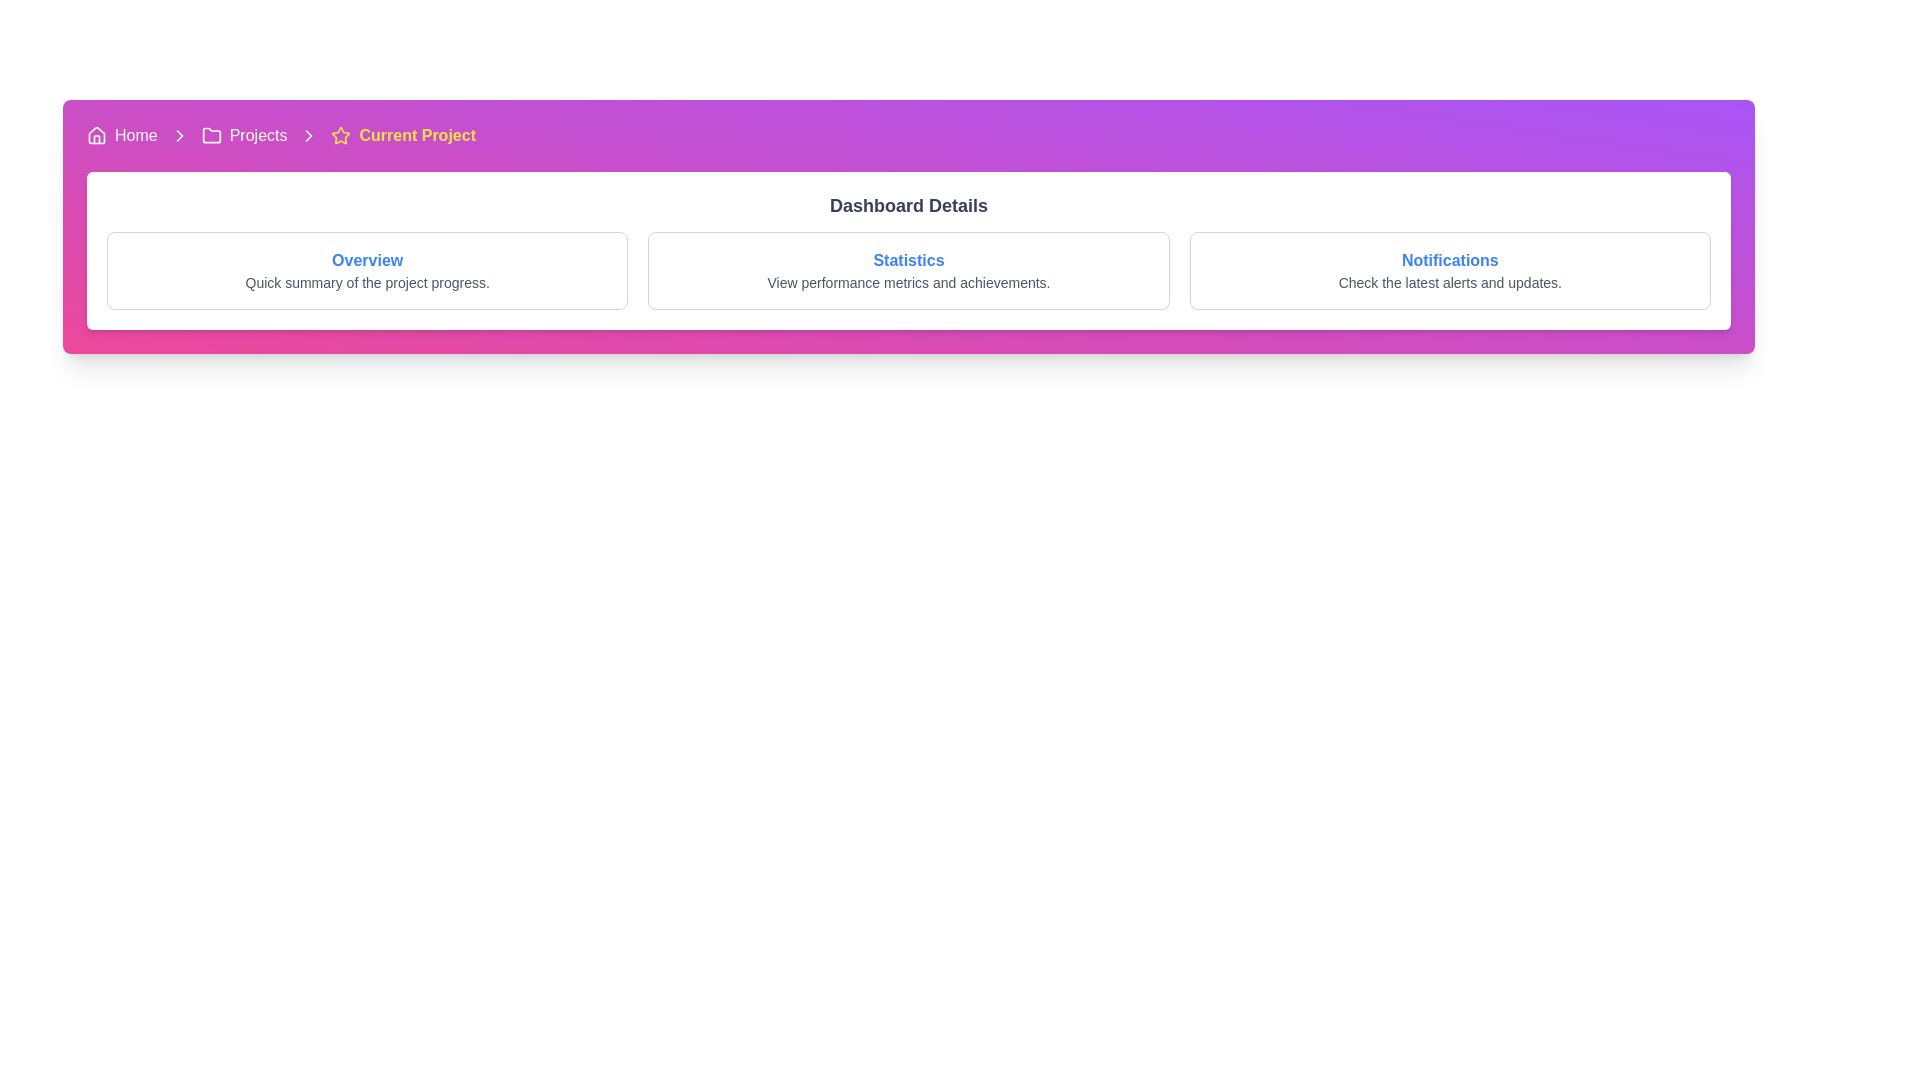 The height and width of the screenshot is (1080, 1920). Describe the element at coordinates (907, 260) in the screenshot. I see `blue-bolded text label displaying 'Statistics', which serves as the headline of its section, to understand the section's purpose` at that location.